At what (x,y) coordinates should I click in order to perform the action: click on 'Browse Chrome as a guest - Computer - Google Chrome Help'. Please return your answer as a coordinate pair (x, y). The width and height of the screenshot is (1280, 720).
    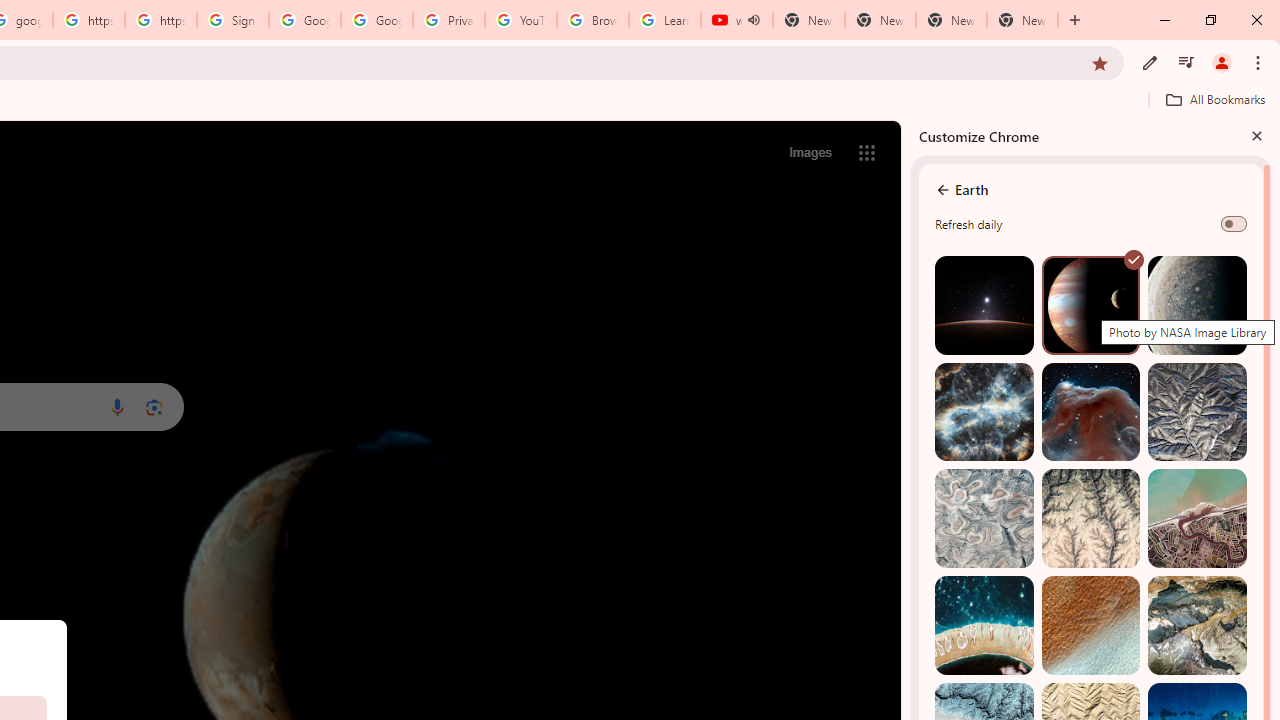
    Looking at the image, I should click on (591, 20).